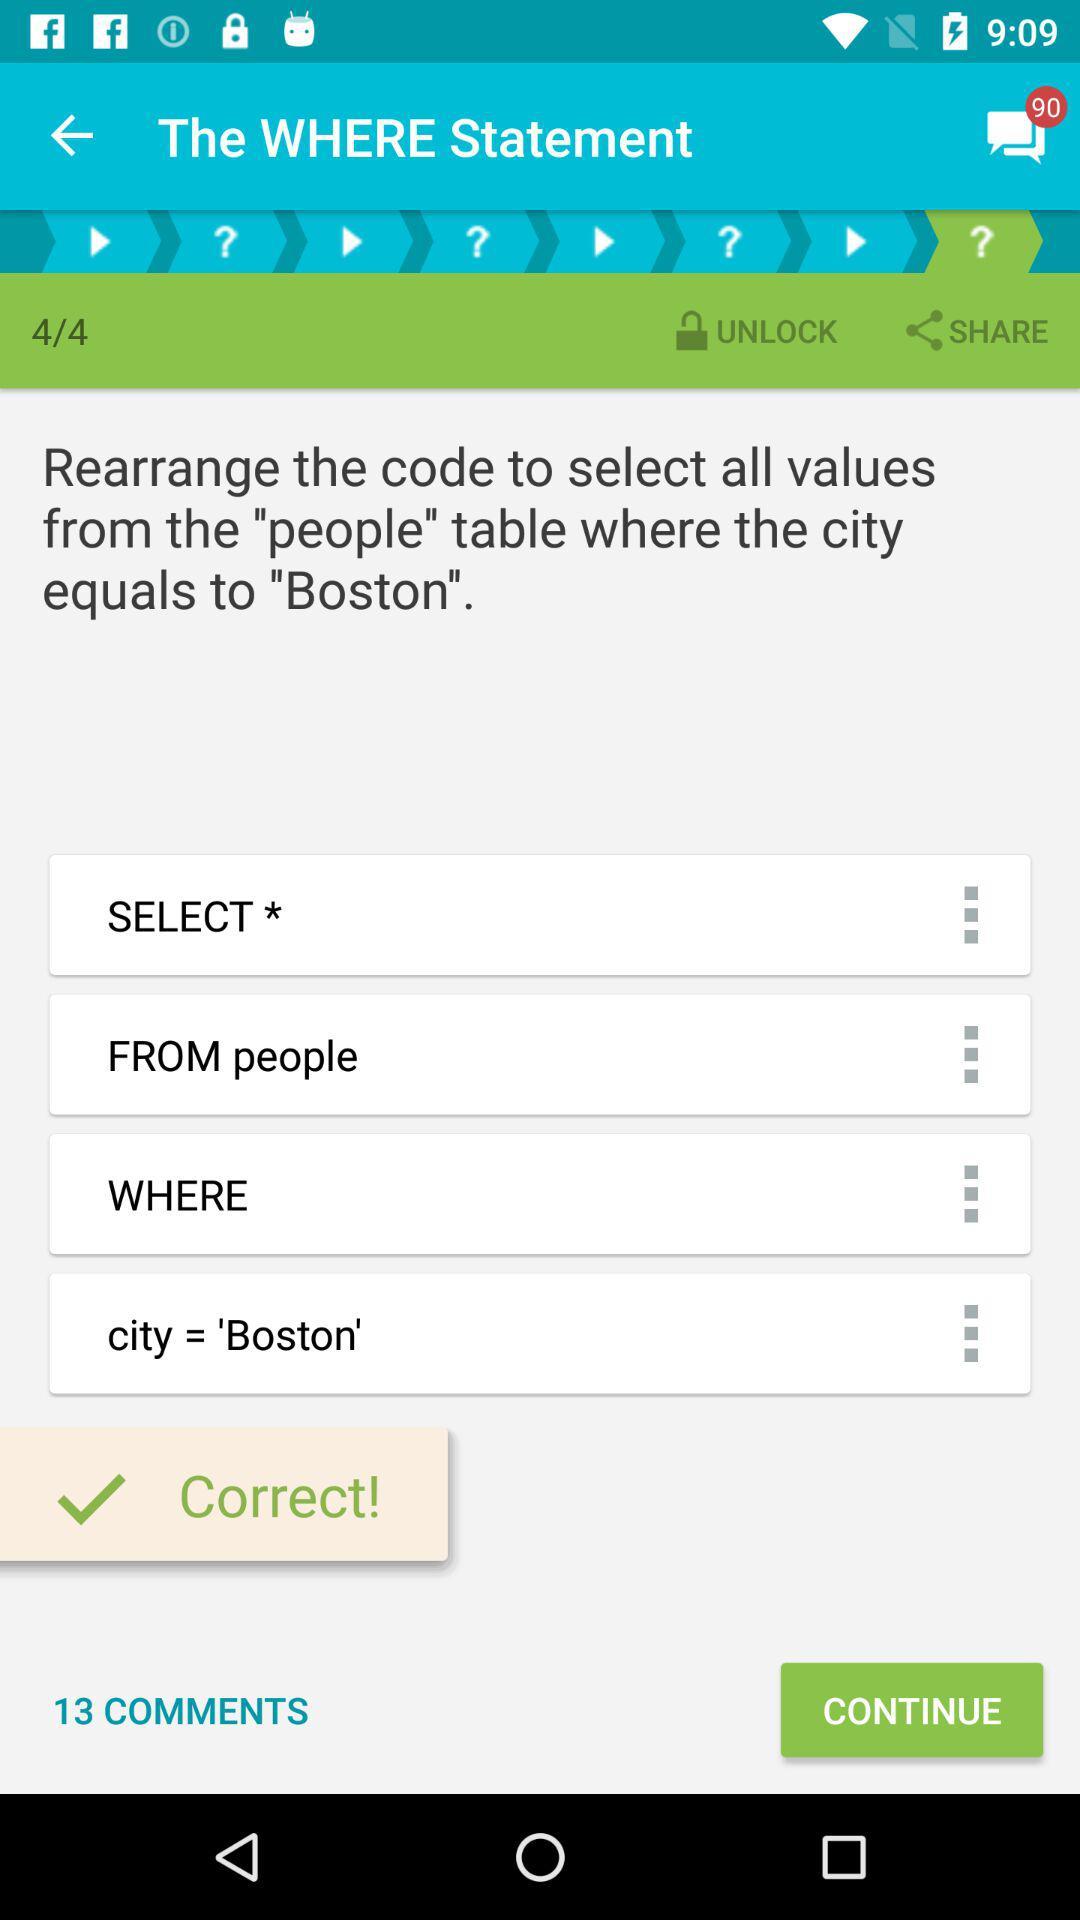 This screenshot has width=1080, height=1920. Describe the element at coordinates (911, 1708) in the screenshot. I see `the continue item` at that location.